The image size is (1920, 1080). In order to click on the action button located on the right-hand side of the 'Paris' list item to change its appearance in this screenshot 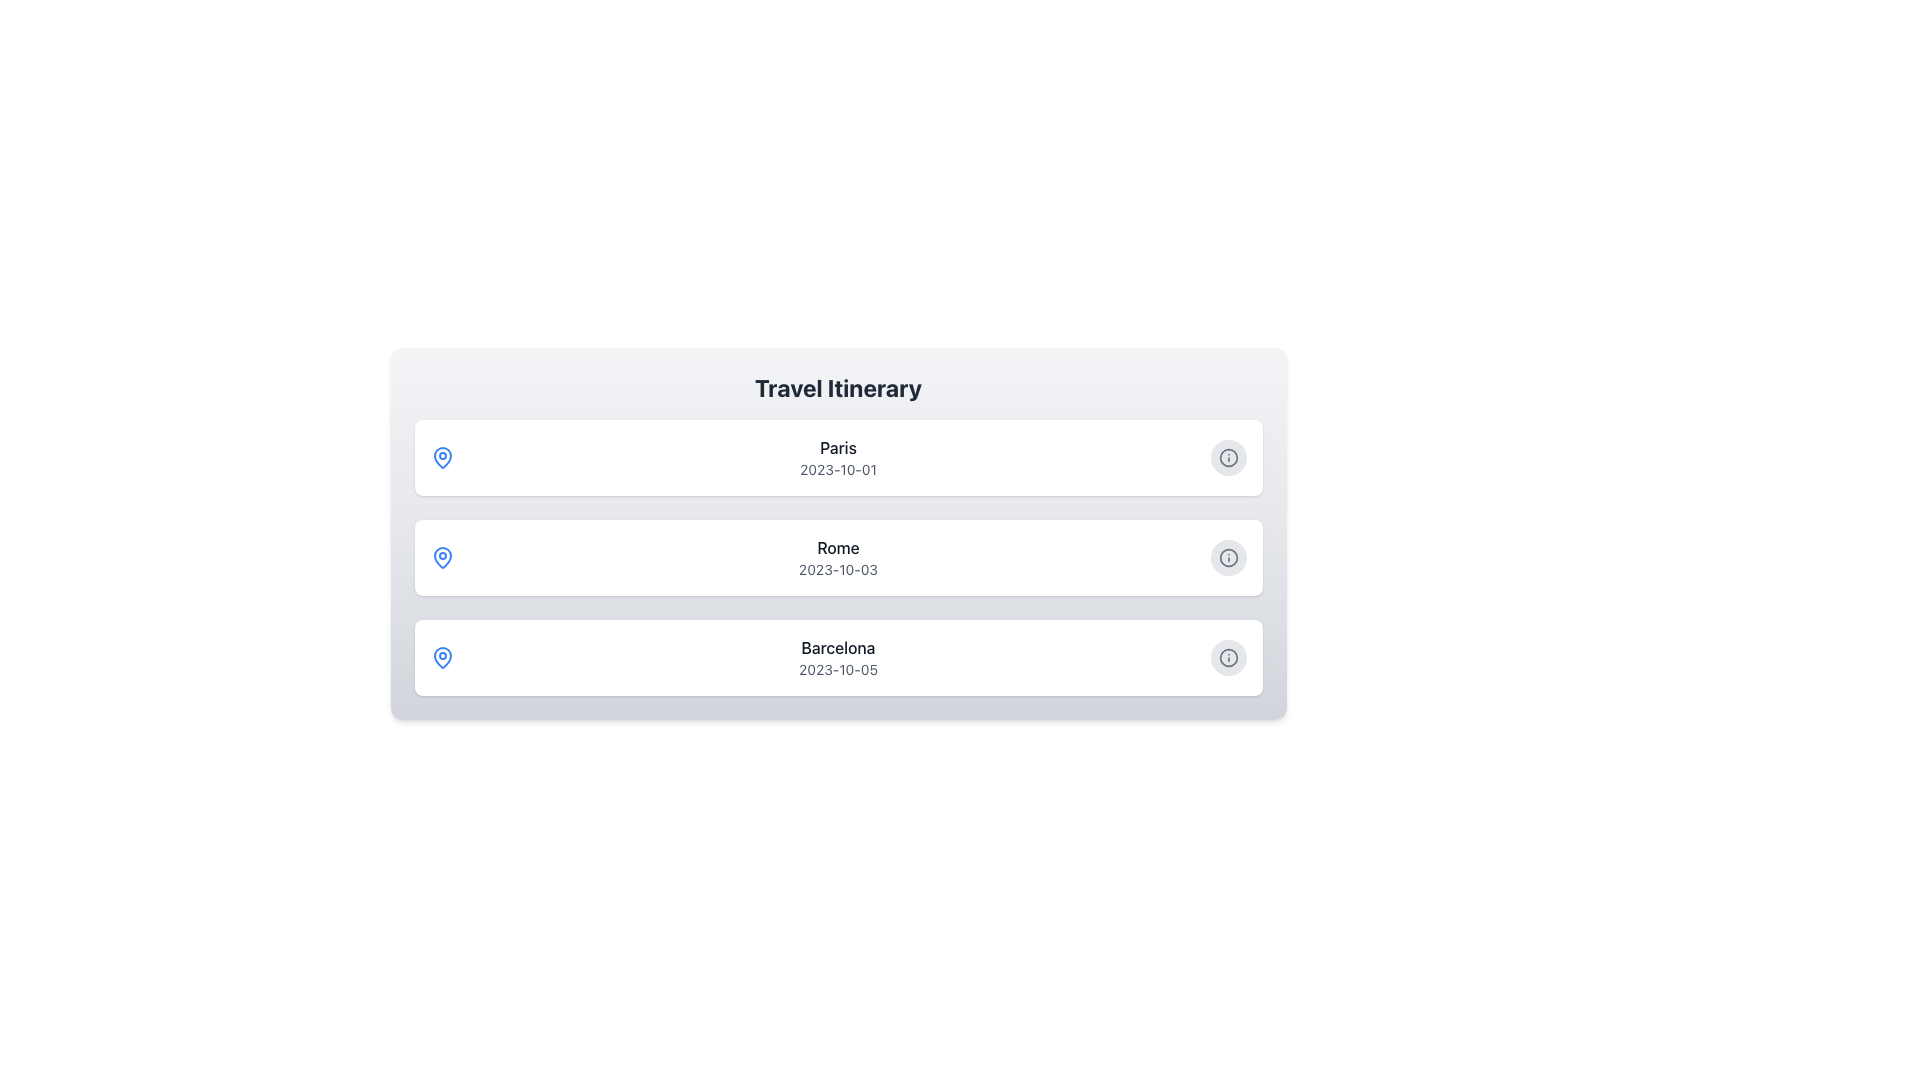, I will do `click(1227, 458)`.